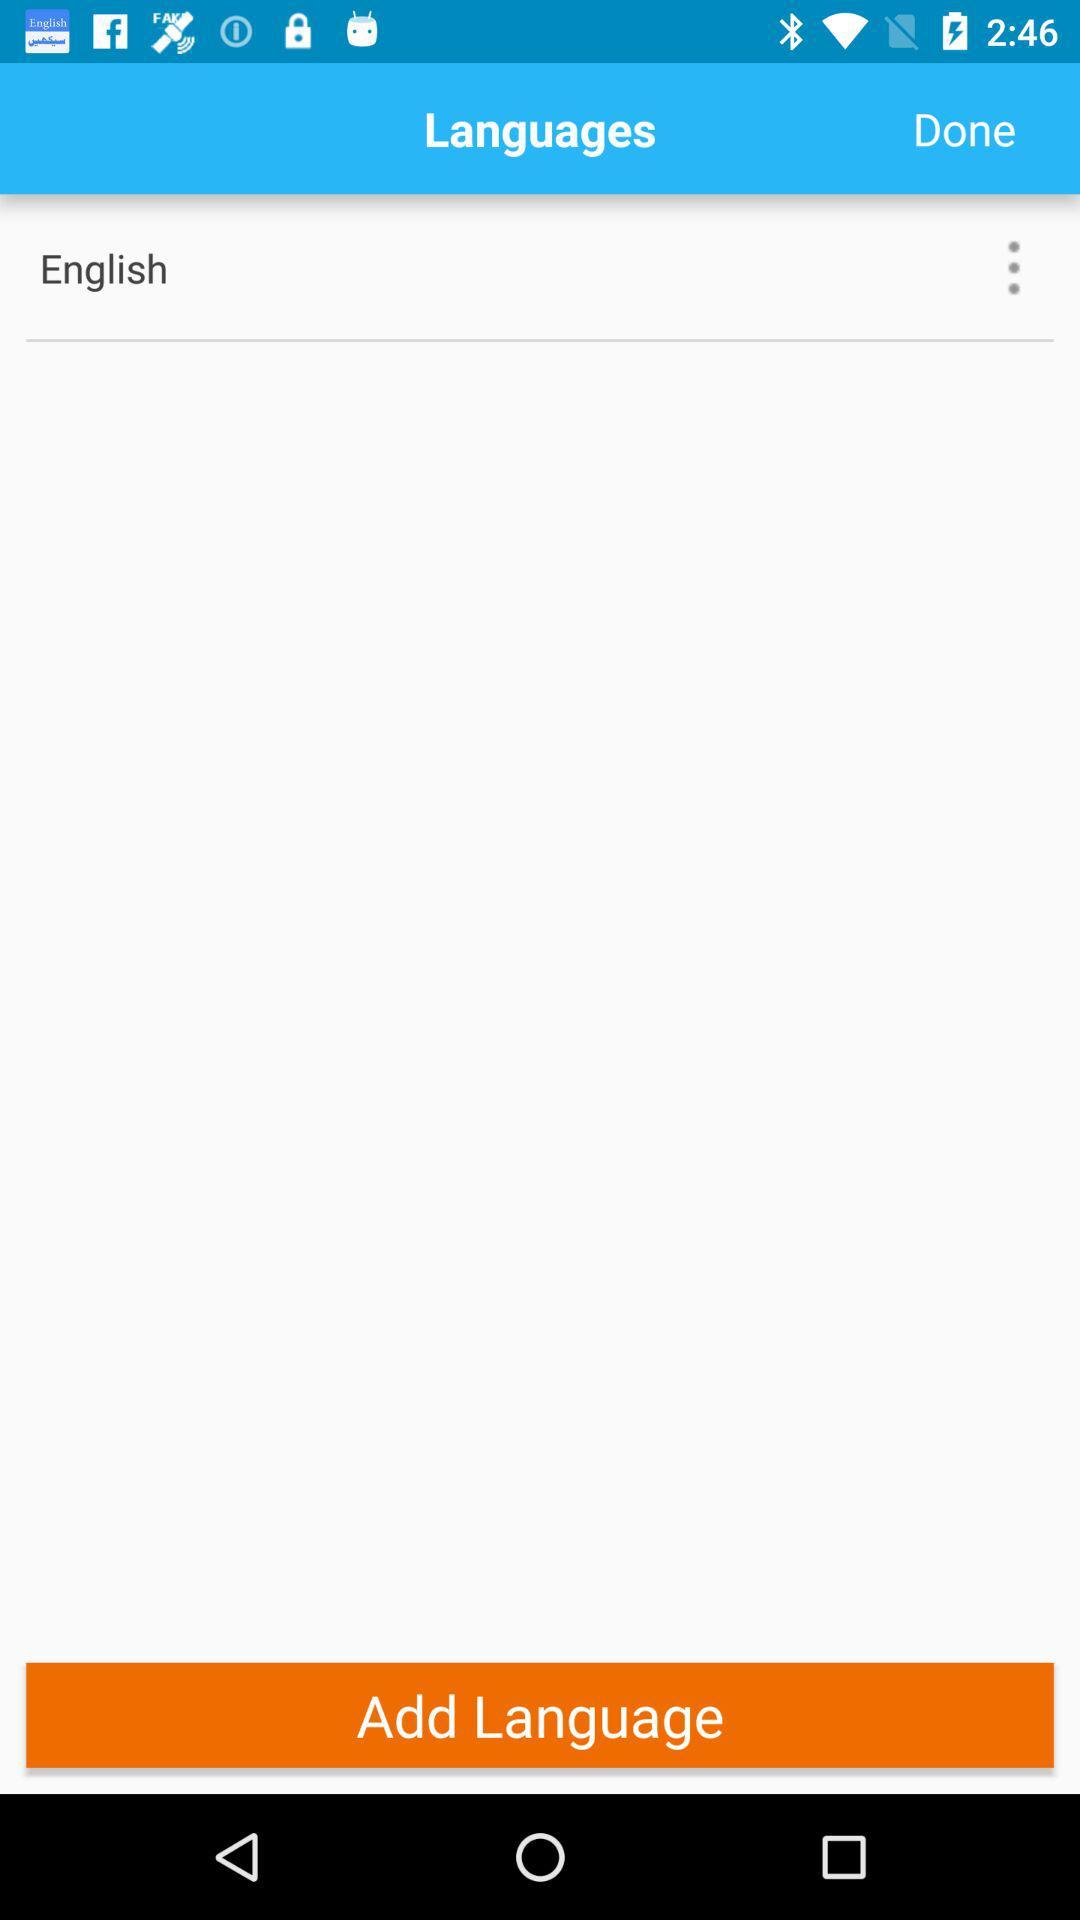 The image size is (1080, 1920). What do you see at coordinates (540, 340) in the screenshot?
I see `item above add language icon` at bounding box center [540, 340].